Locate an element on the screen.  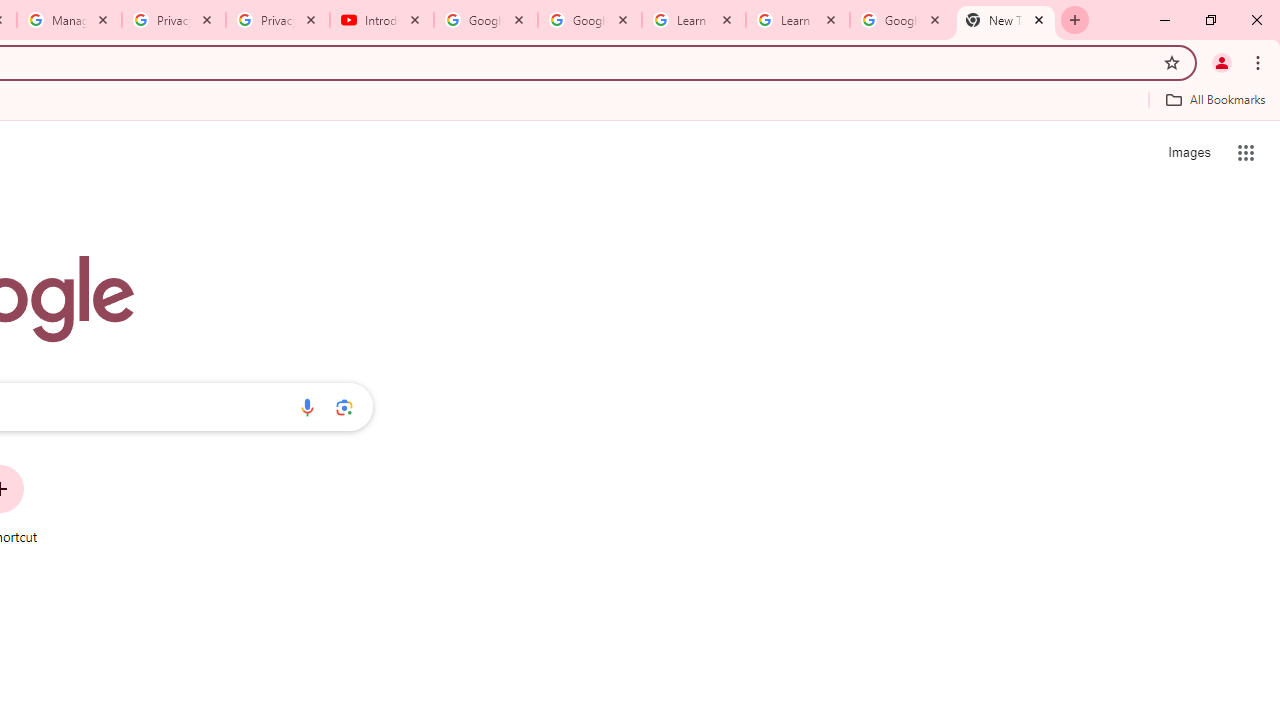
'Search by voice' is located at coordinates (306, 406).